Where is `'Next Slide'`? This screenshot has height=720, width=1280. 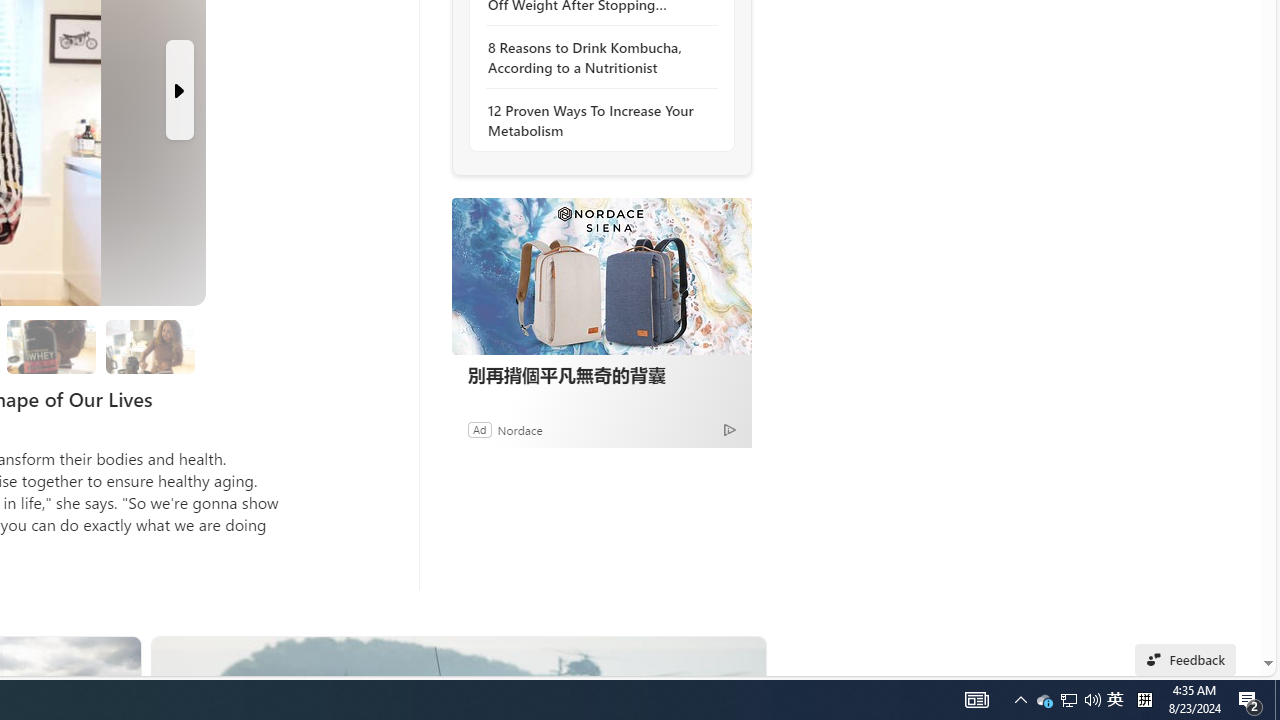
'Next Slide' is located at coordinates (179, 90).